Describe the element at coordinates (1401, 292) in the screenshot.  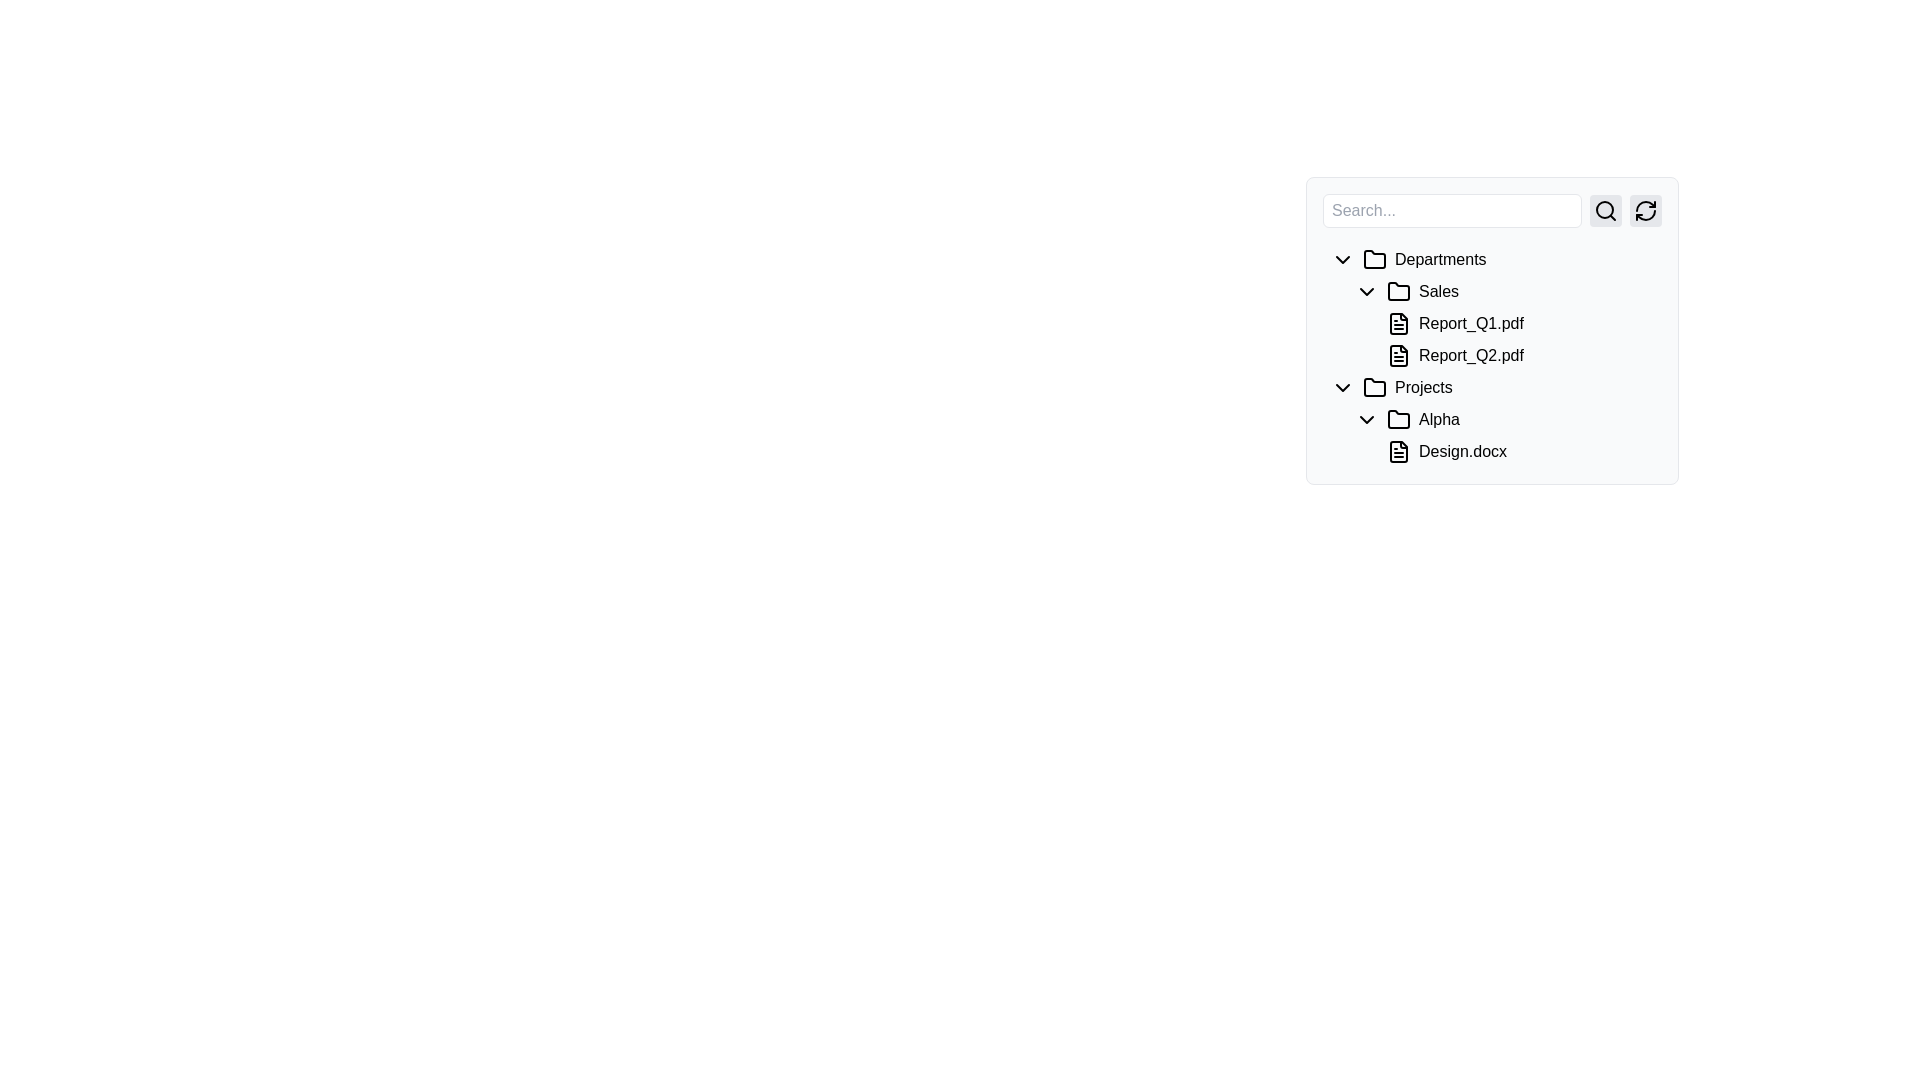
I see `the folder icon, which is located next to the 'Sales' label in the file navigator interface. The icon features a black outline and a minimalist design, representing a folder` at that location.